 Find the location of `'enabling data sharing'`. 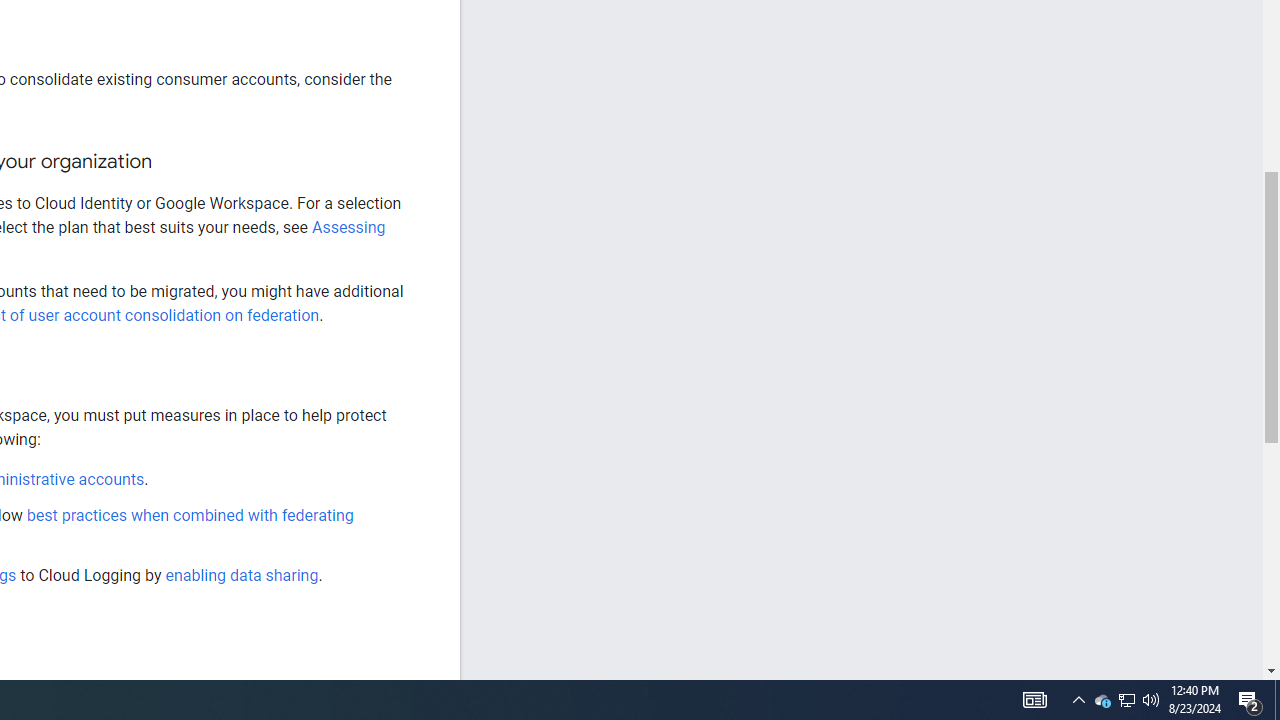

'enabling data sharing' is located at coordinates (240, 575).